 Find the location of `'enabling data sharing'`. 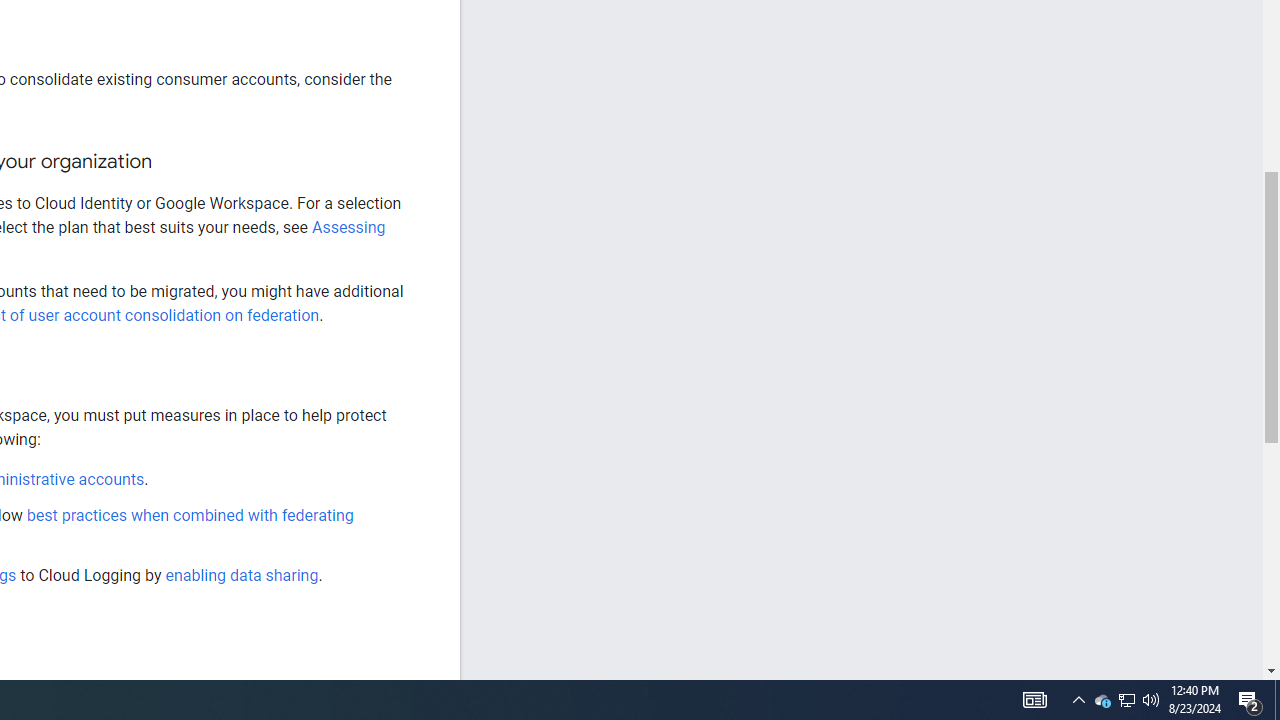

'enabling data sharing' is located at coordinates (240, 575).